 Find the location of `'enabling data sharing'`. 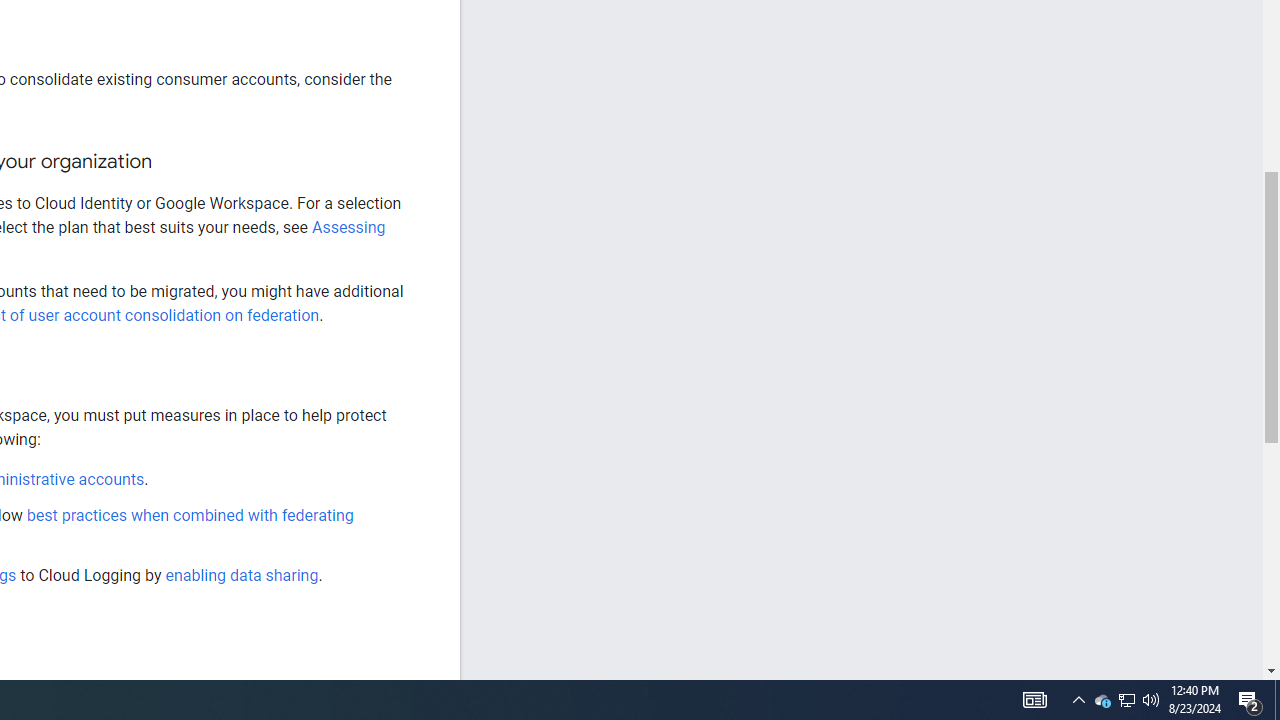

'enabling data sharing' is located at coordinates (240, 575).